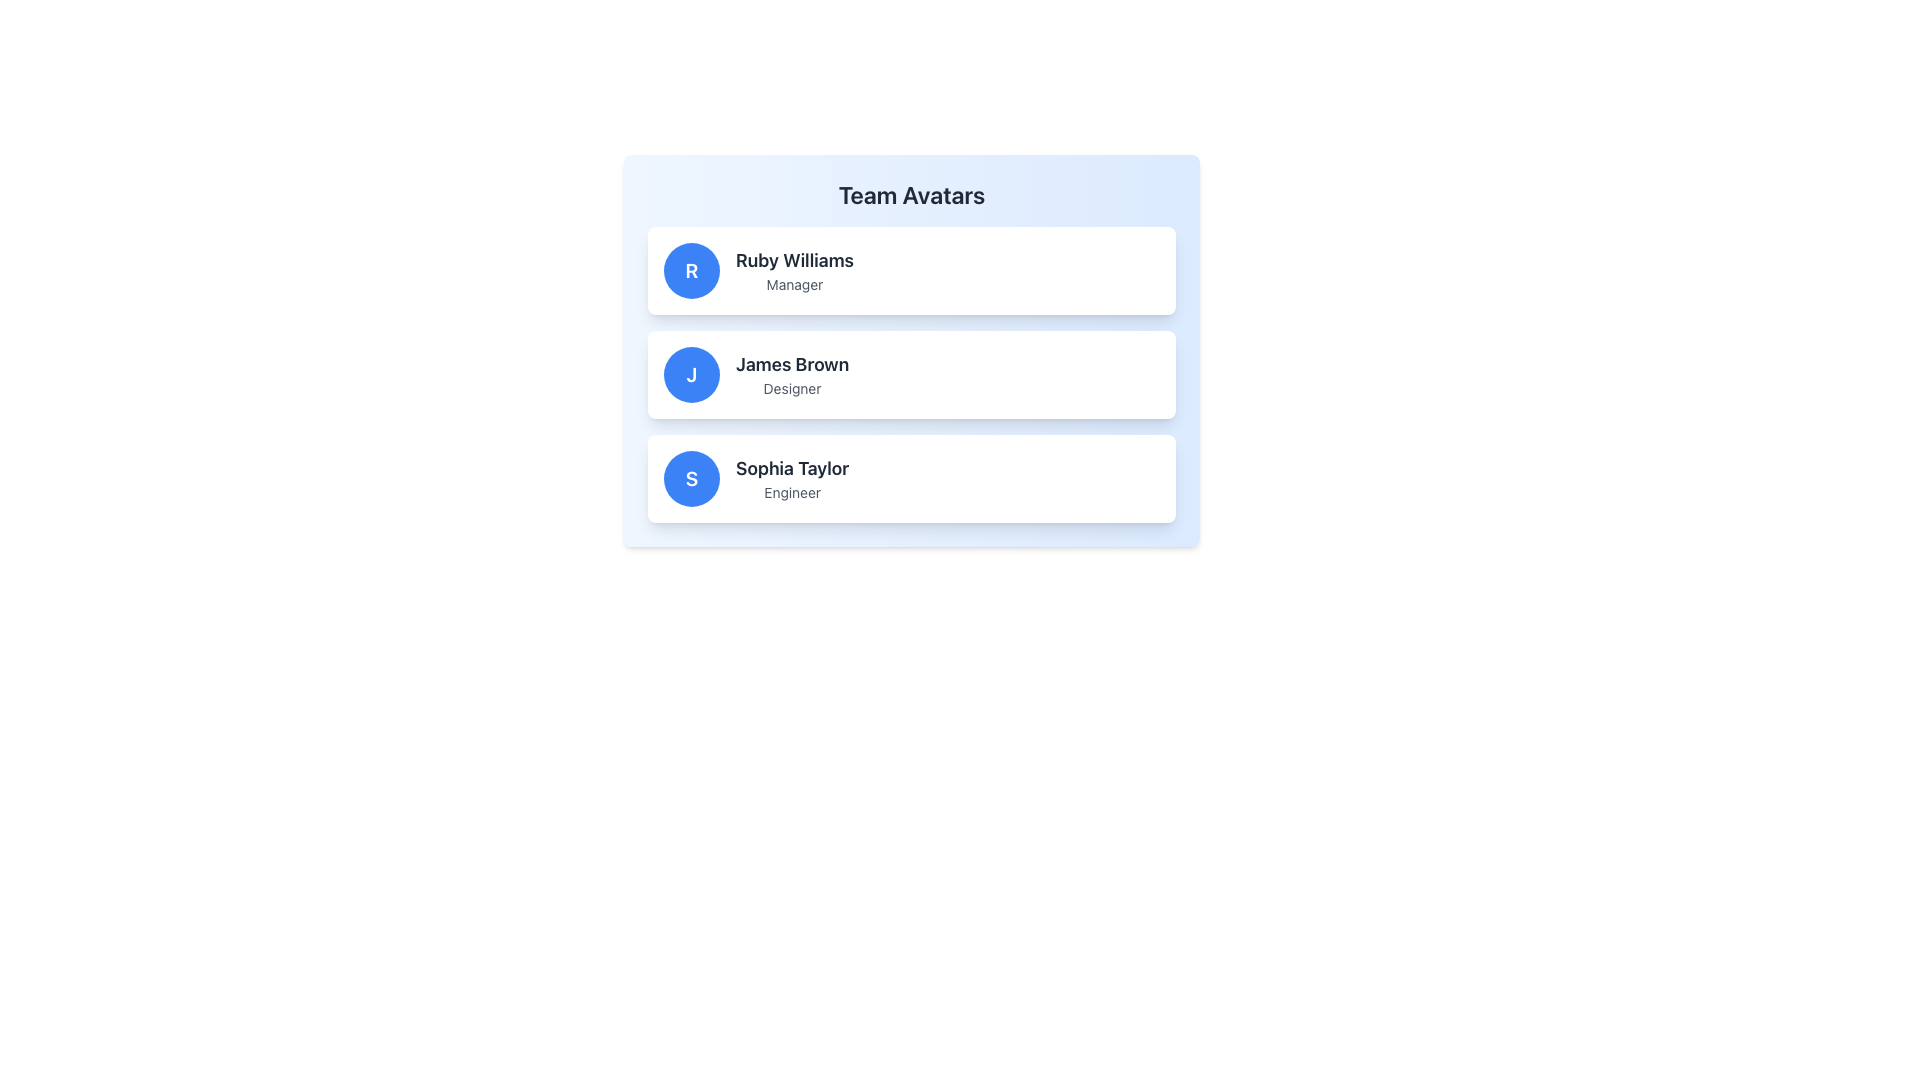  I want to click on text label that contains the word 'Designer', located directly below the name 'James Brown' in the second card of a vertically arranged list of cards, so click(791, 389).